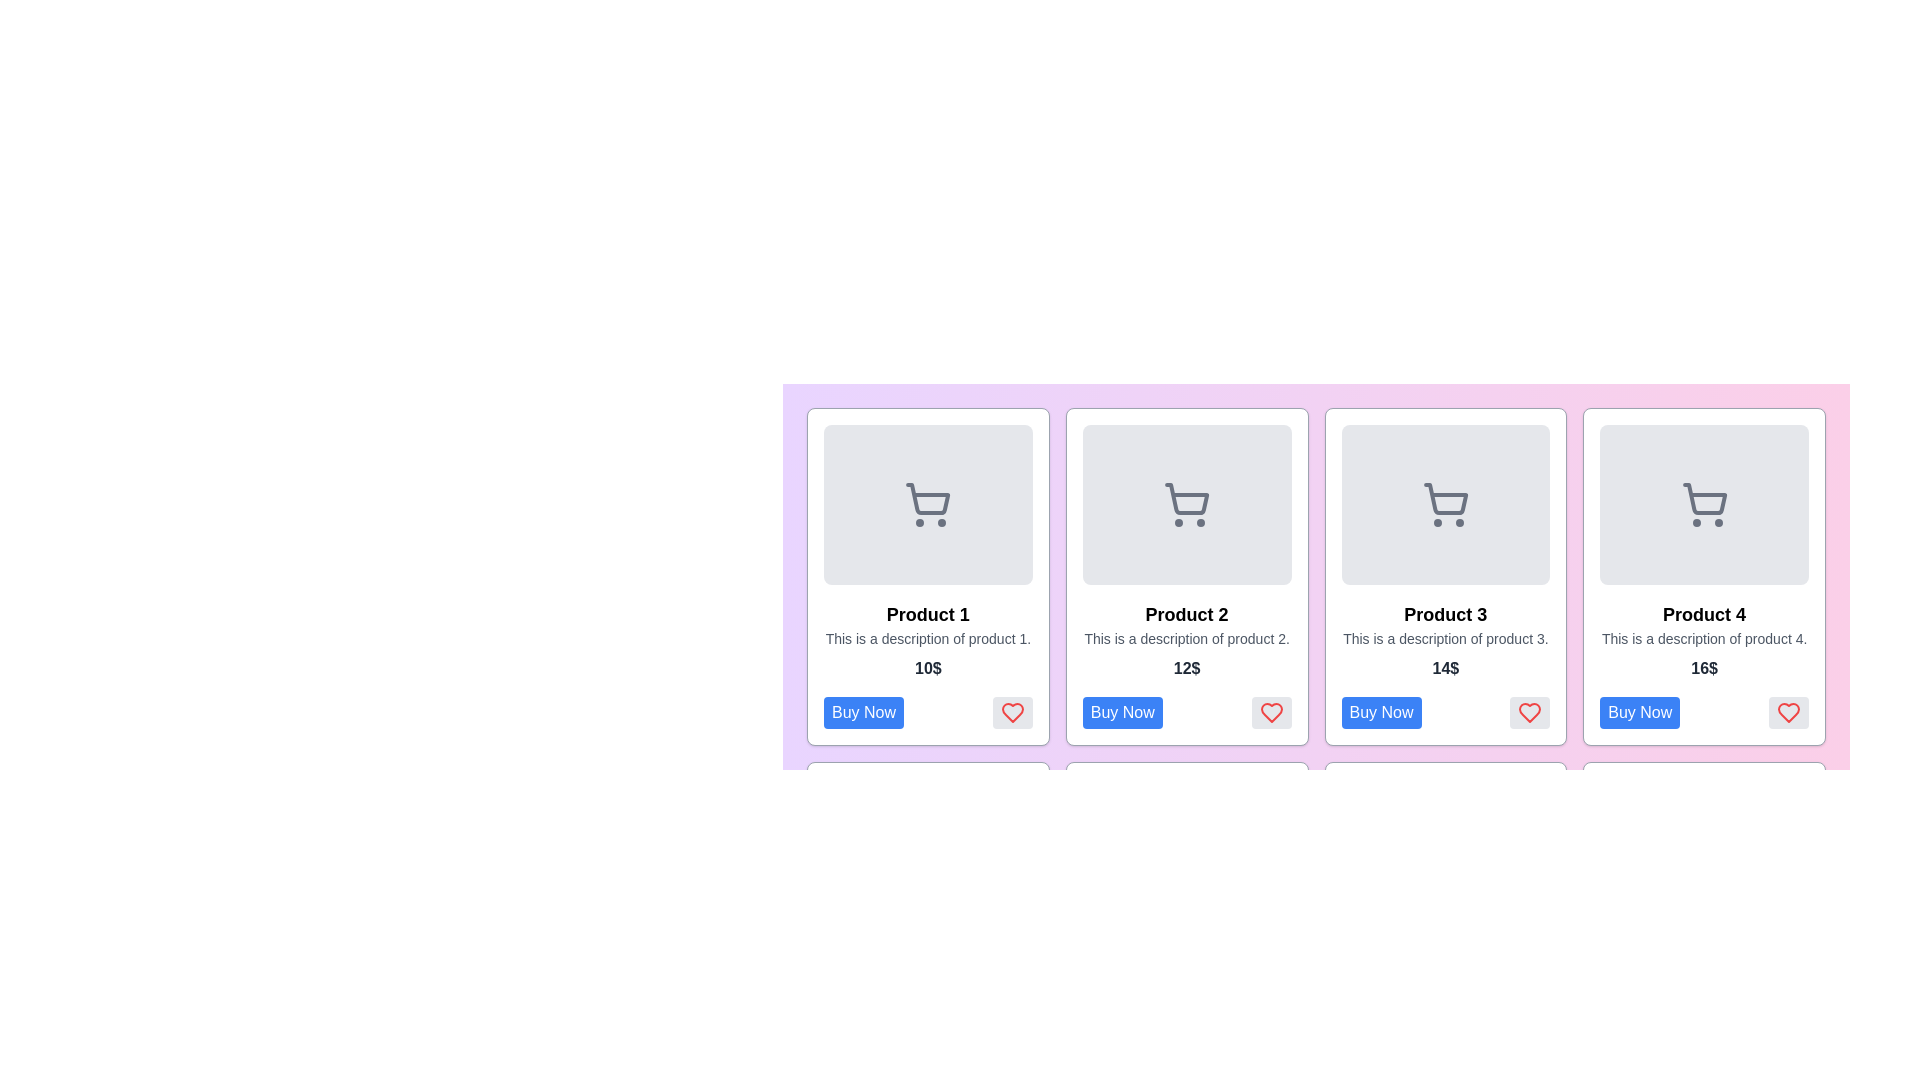 This screenshot has width=1920, height=1080. I want to click on the Text Label displaying '12$' in bold, dark gray font, located in the bottom center area of the card layout for 'Product 2', so click(1187, 668).